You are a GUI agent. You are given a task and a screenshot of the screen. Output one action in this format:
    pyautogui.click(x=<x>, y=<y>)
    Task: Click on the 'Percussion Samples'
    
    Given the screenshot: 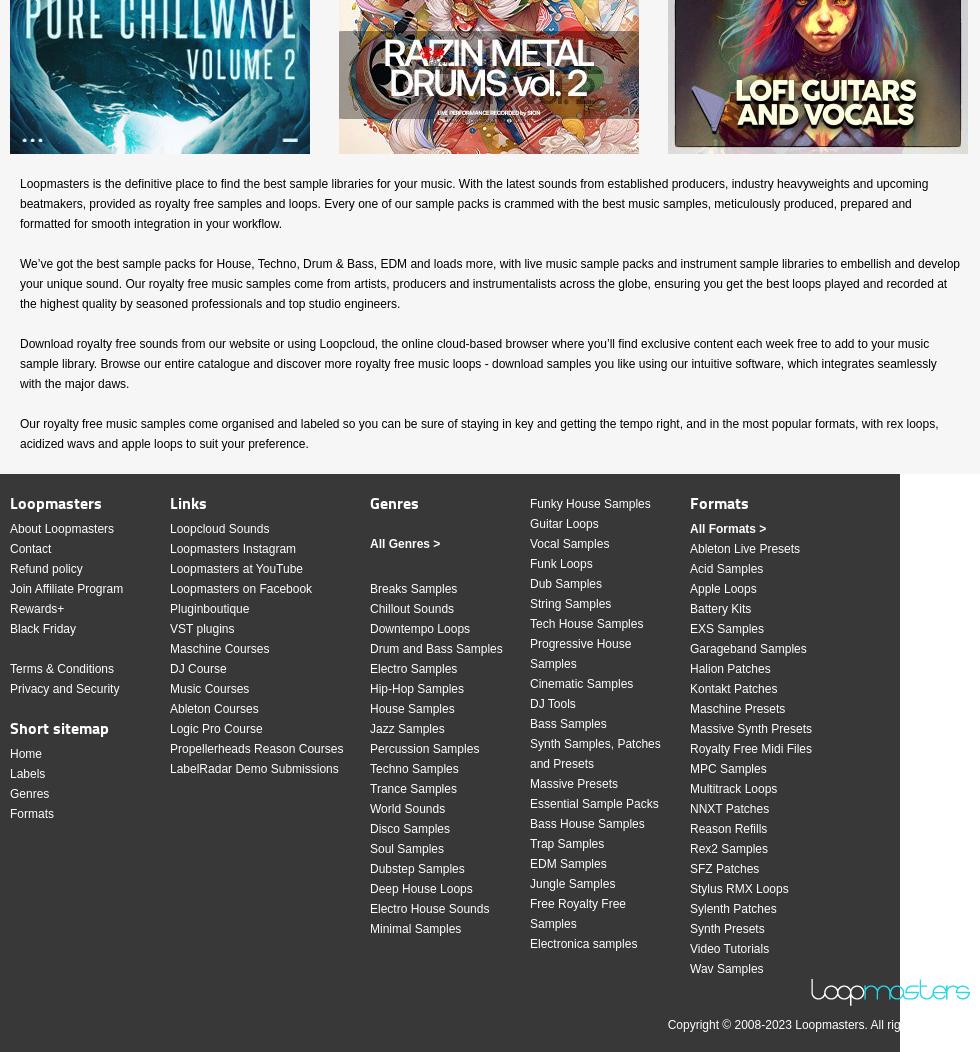 What is the action you would take?
    pyautogui.click(x=370, y=748)
    